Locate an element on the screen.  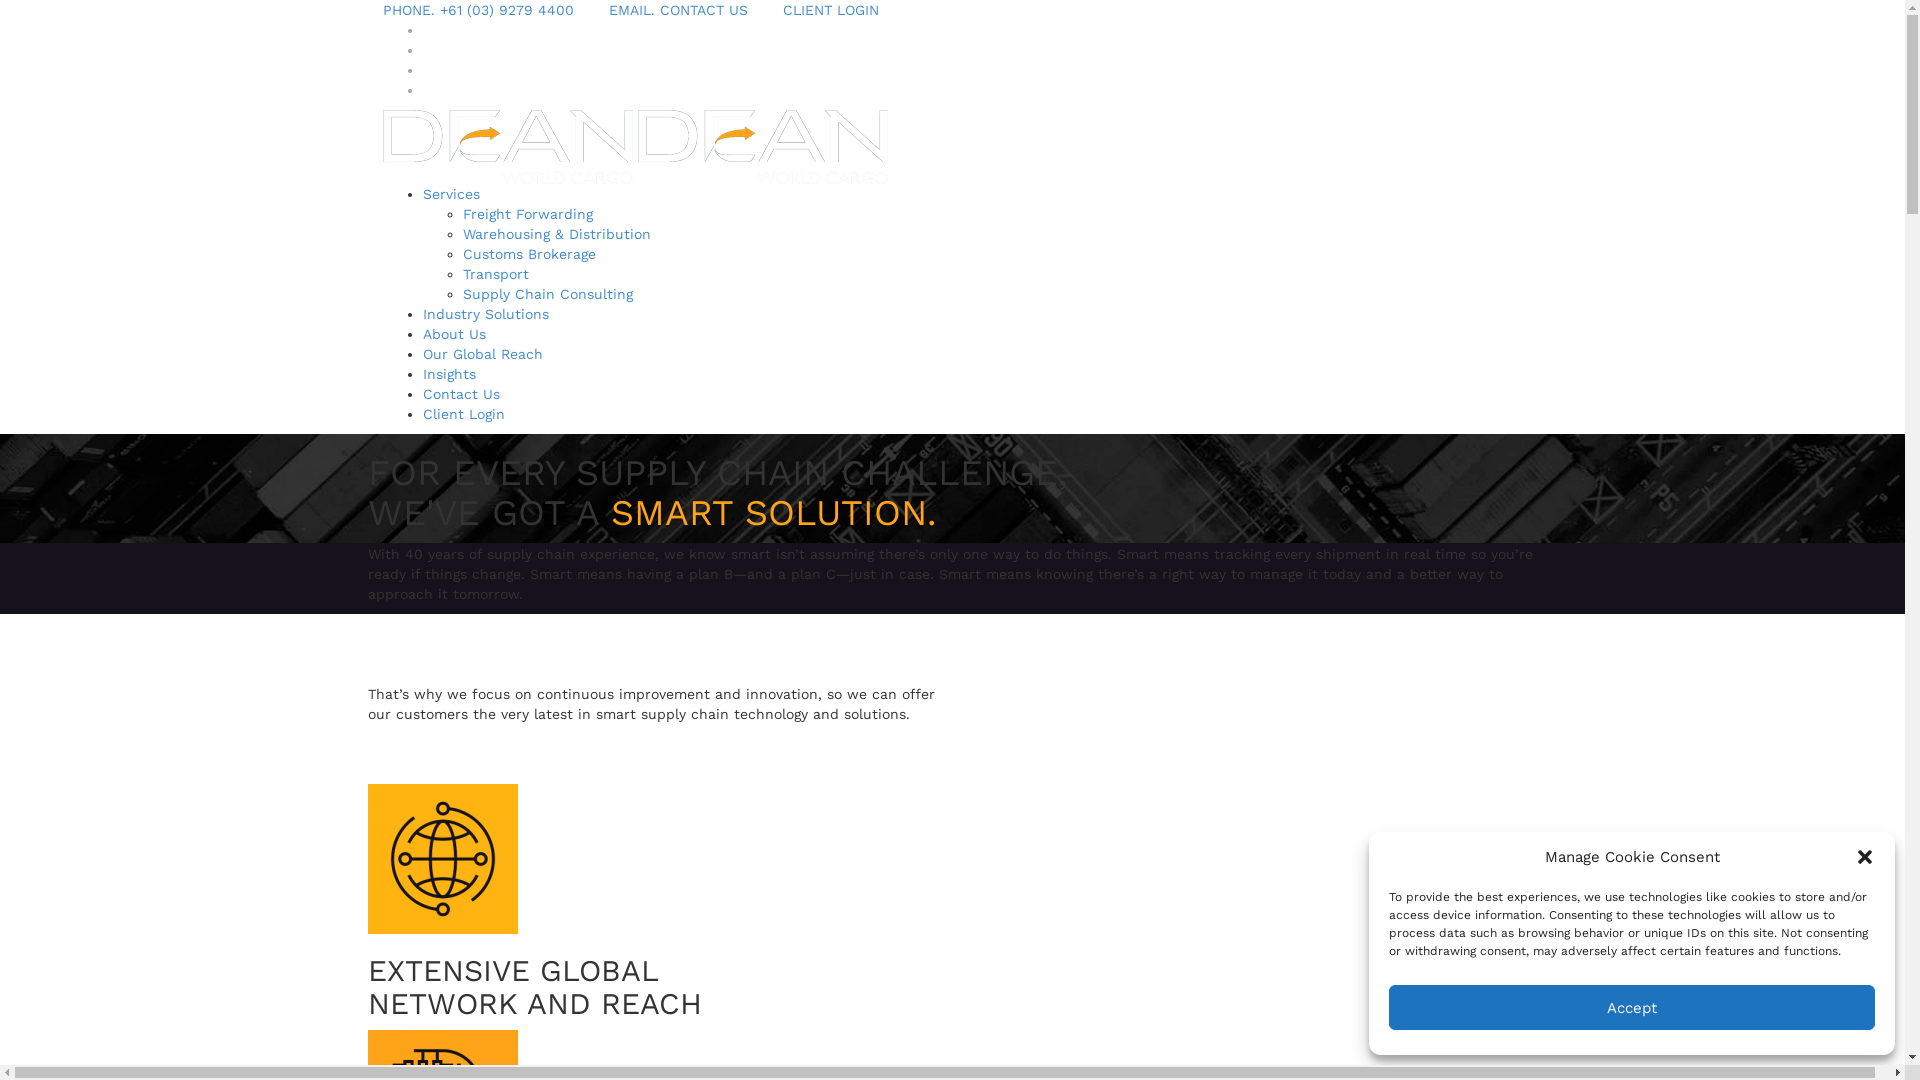
'About Us' is located at coordinates (452, 333).